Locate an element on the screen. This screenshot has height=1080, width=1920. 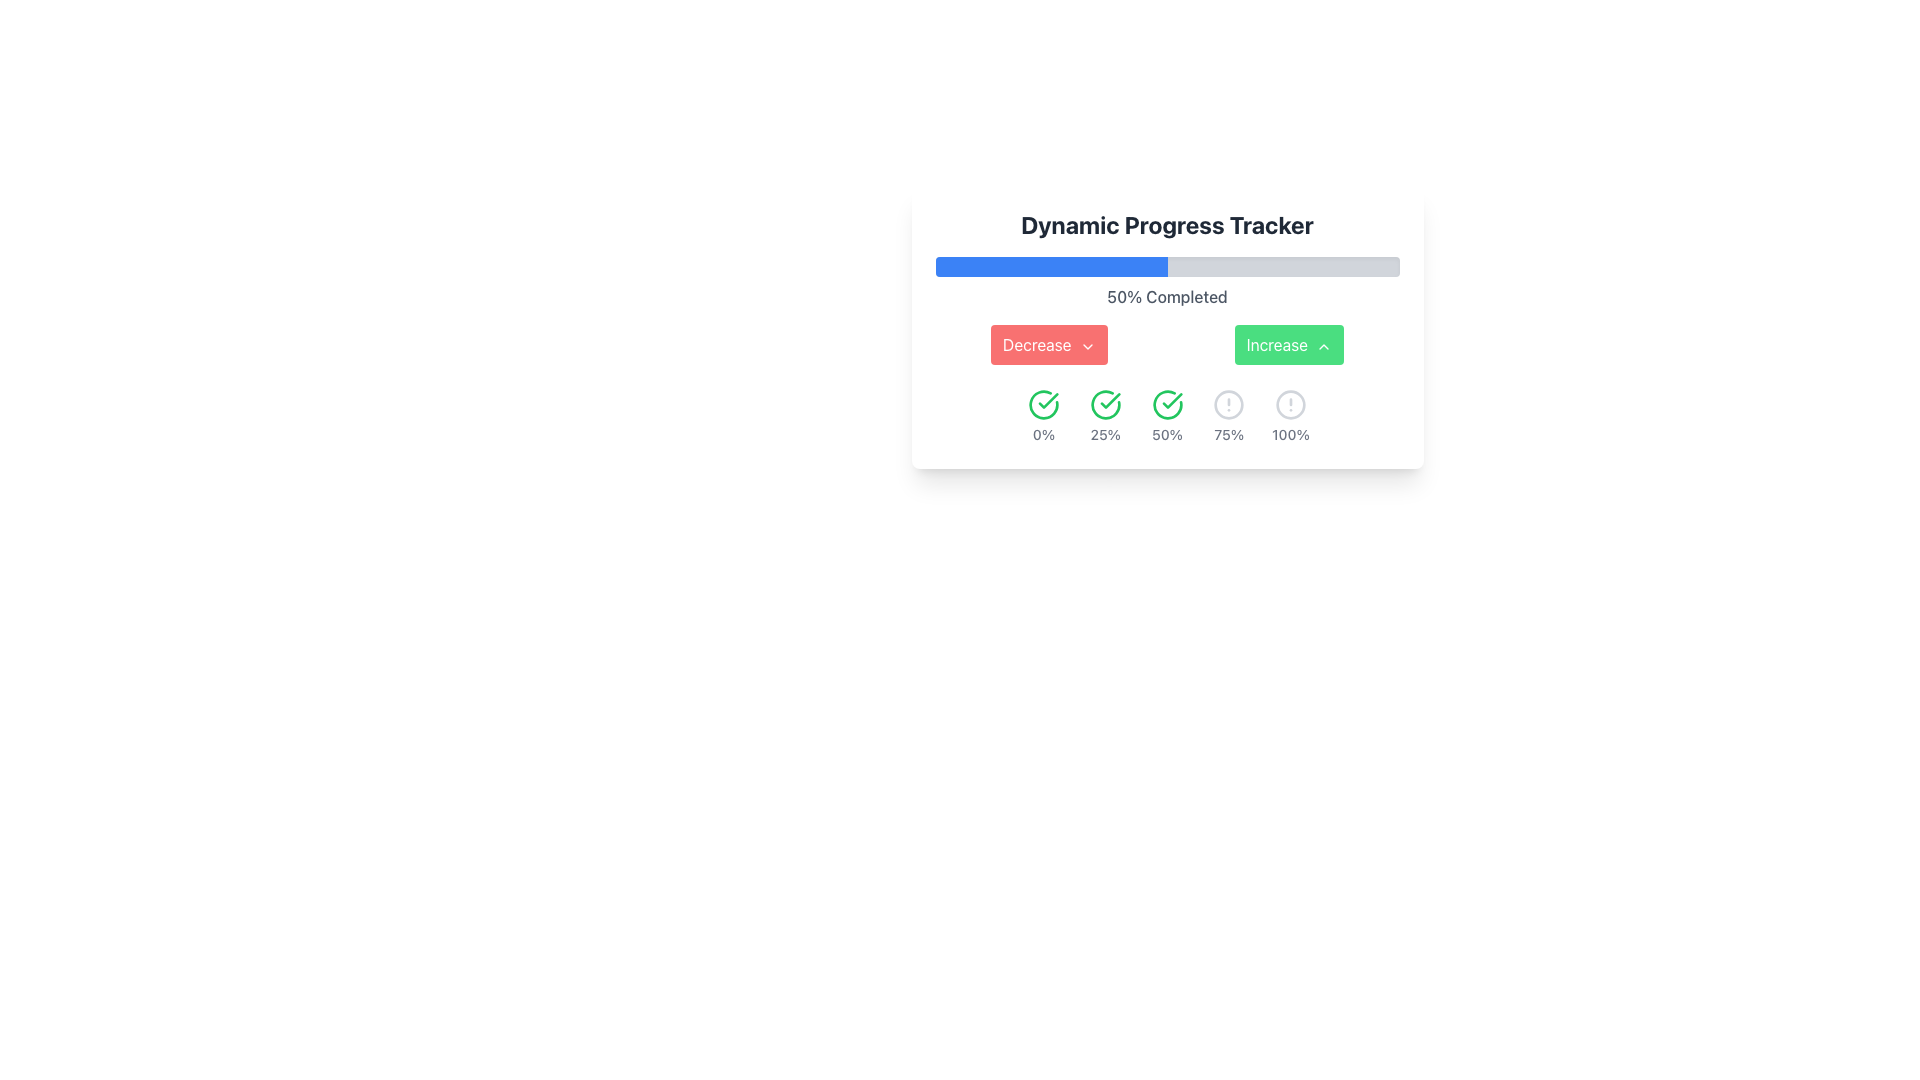
the Text Display element that shows the percentage value '0%', which is part of a circular layout with a green check-mark icon, indicating the progress status is located at coordinates (1042, 434).